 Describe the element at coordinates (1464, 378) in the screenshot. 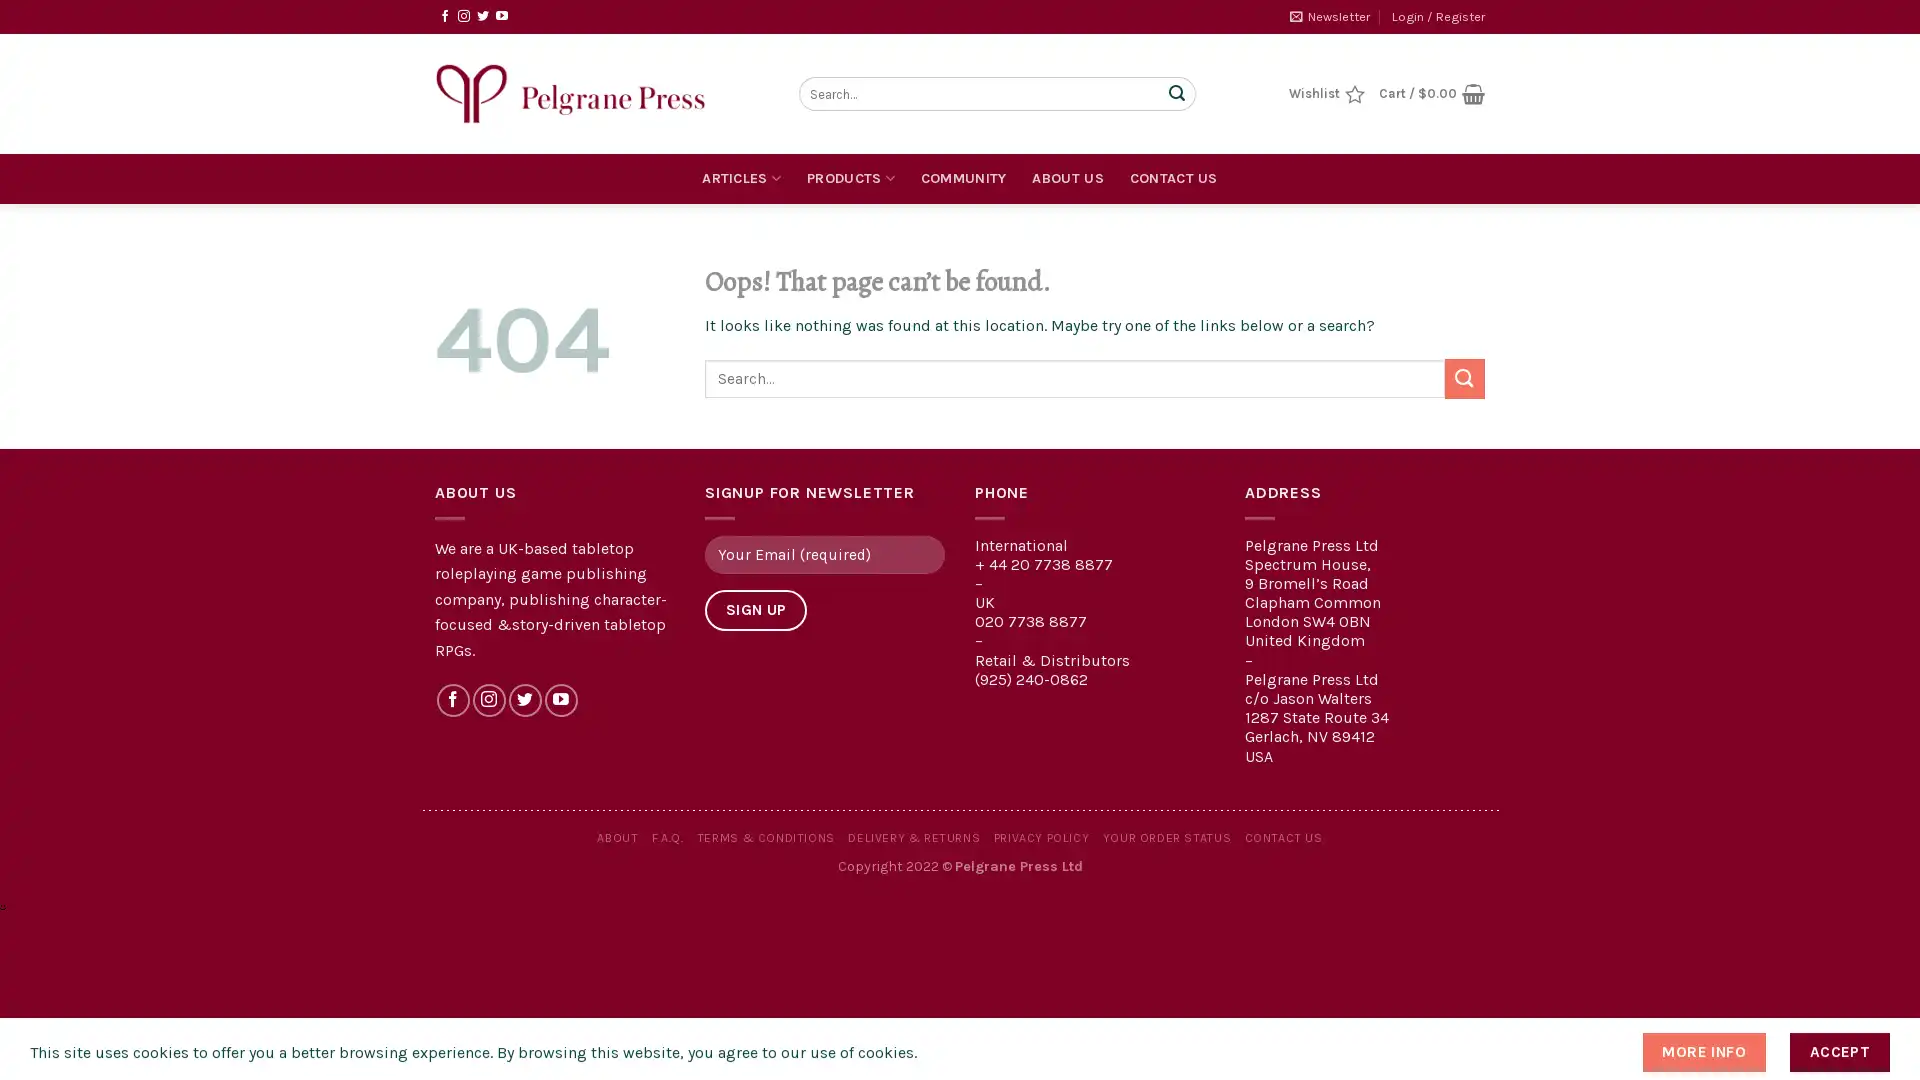

I see `Submit` at that location.